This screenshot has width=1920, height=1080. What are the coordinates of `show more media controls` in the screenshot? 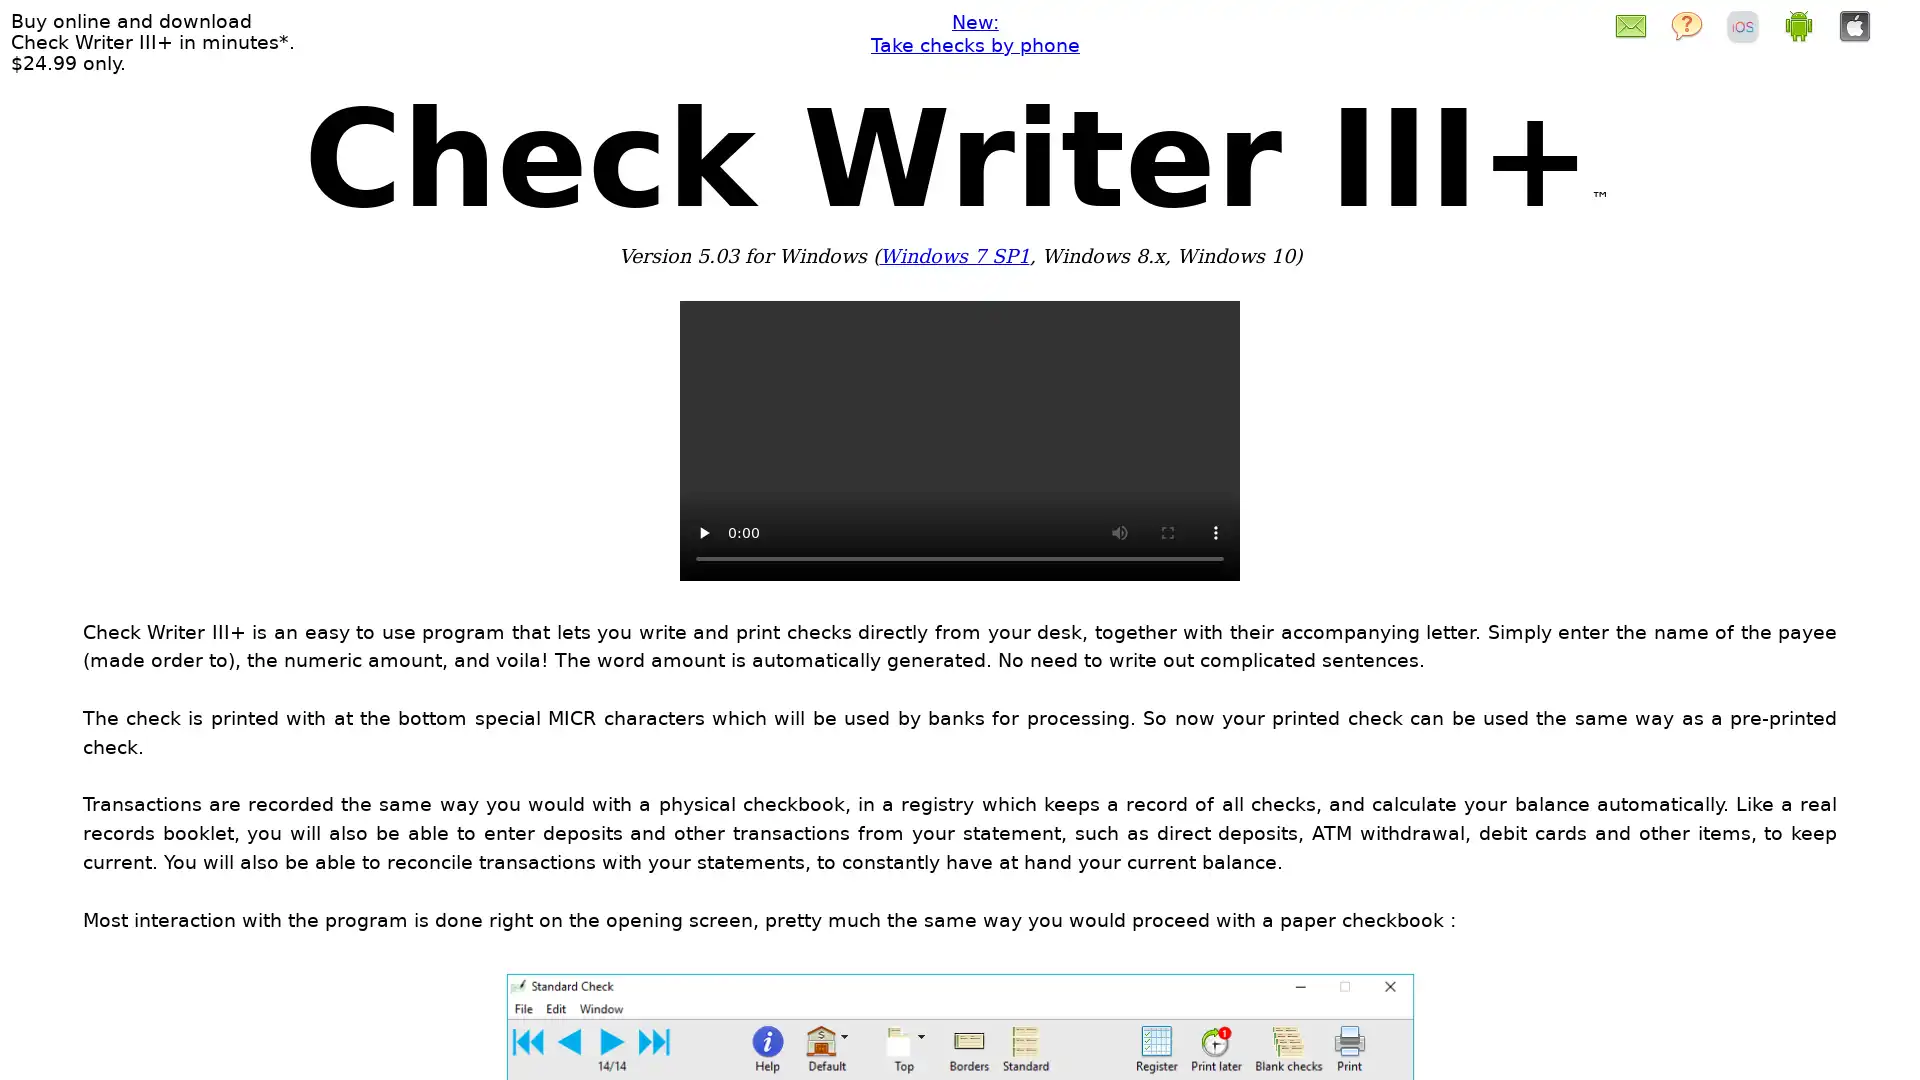 It's located at (1214, 531).